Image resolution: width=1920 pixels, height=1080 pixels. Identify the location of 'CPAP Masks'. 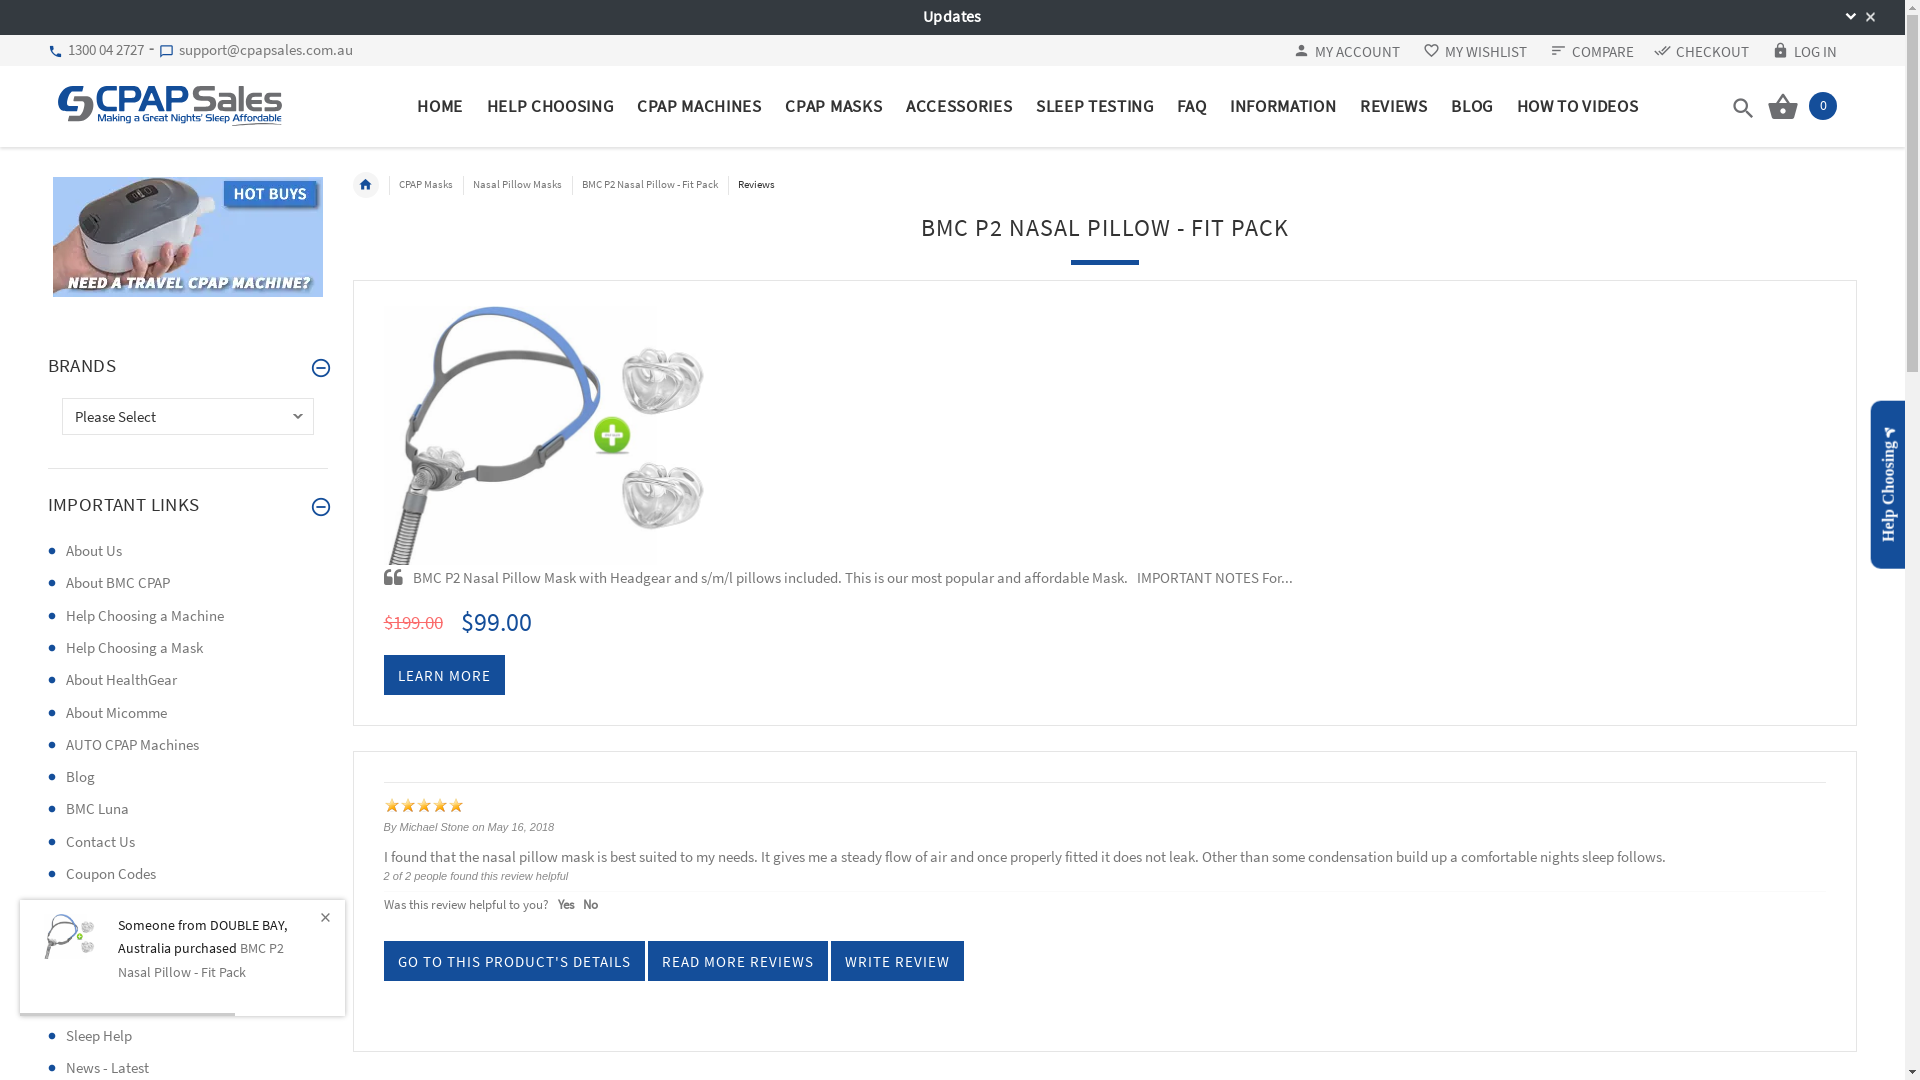
(425, 184).